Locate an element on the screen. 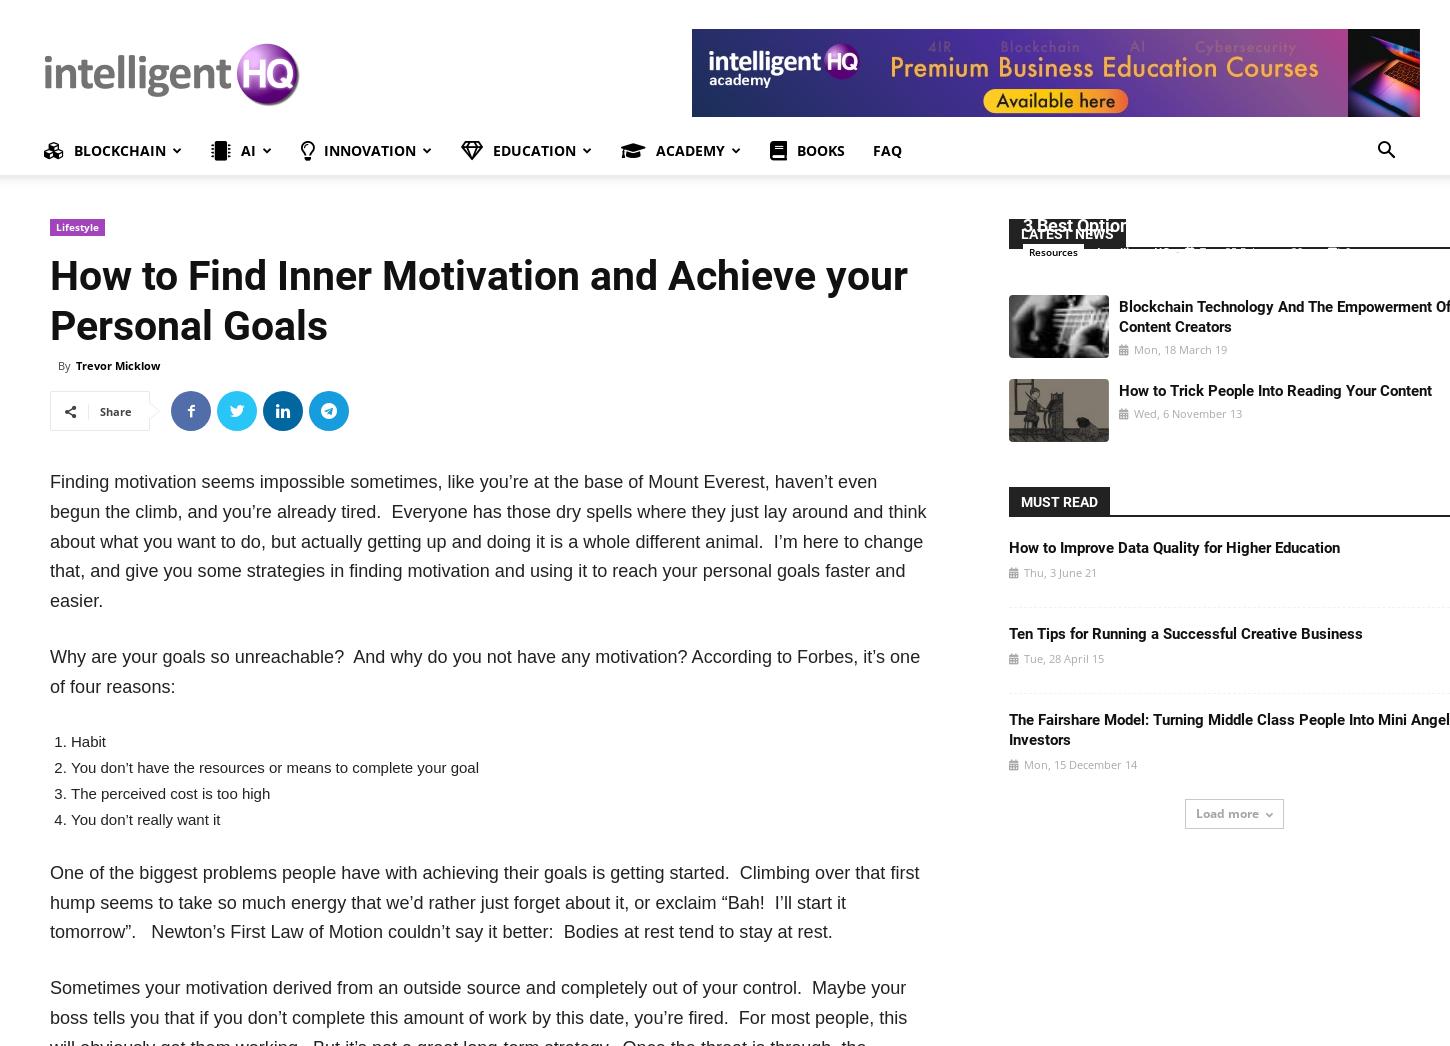 This screenshot has width=1450, height=1046. 'Wed, 6 November 13' is located at coordinates (1185, 413).